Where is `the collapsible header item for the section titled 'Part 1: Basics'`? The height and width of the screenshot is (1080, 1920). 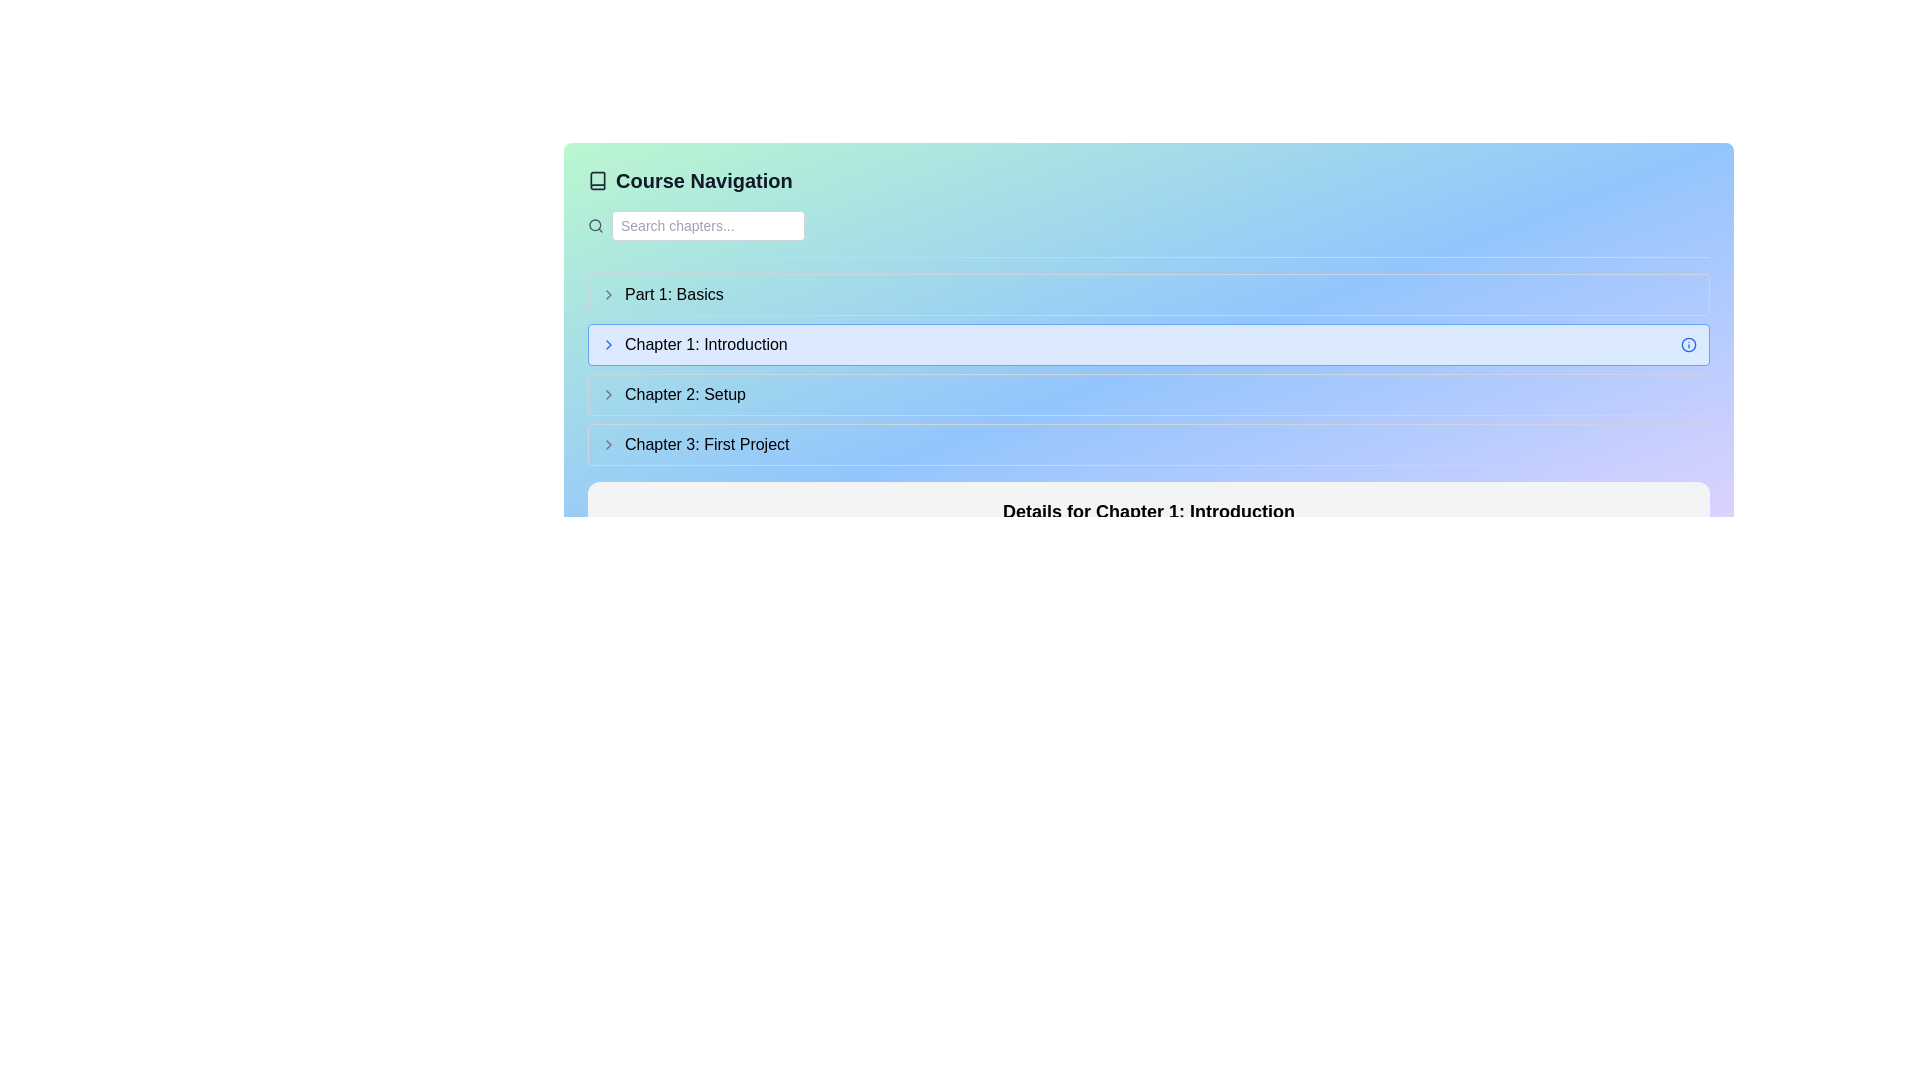
the collapsible header item for the section titled 'Part 1: Basics' is located at coordinates (662, 294).